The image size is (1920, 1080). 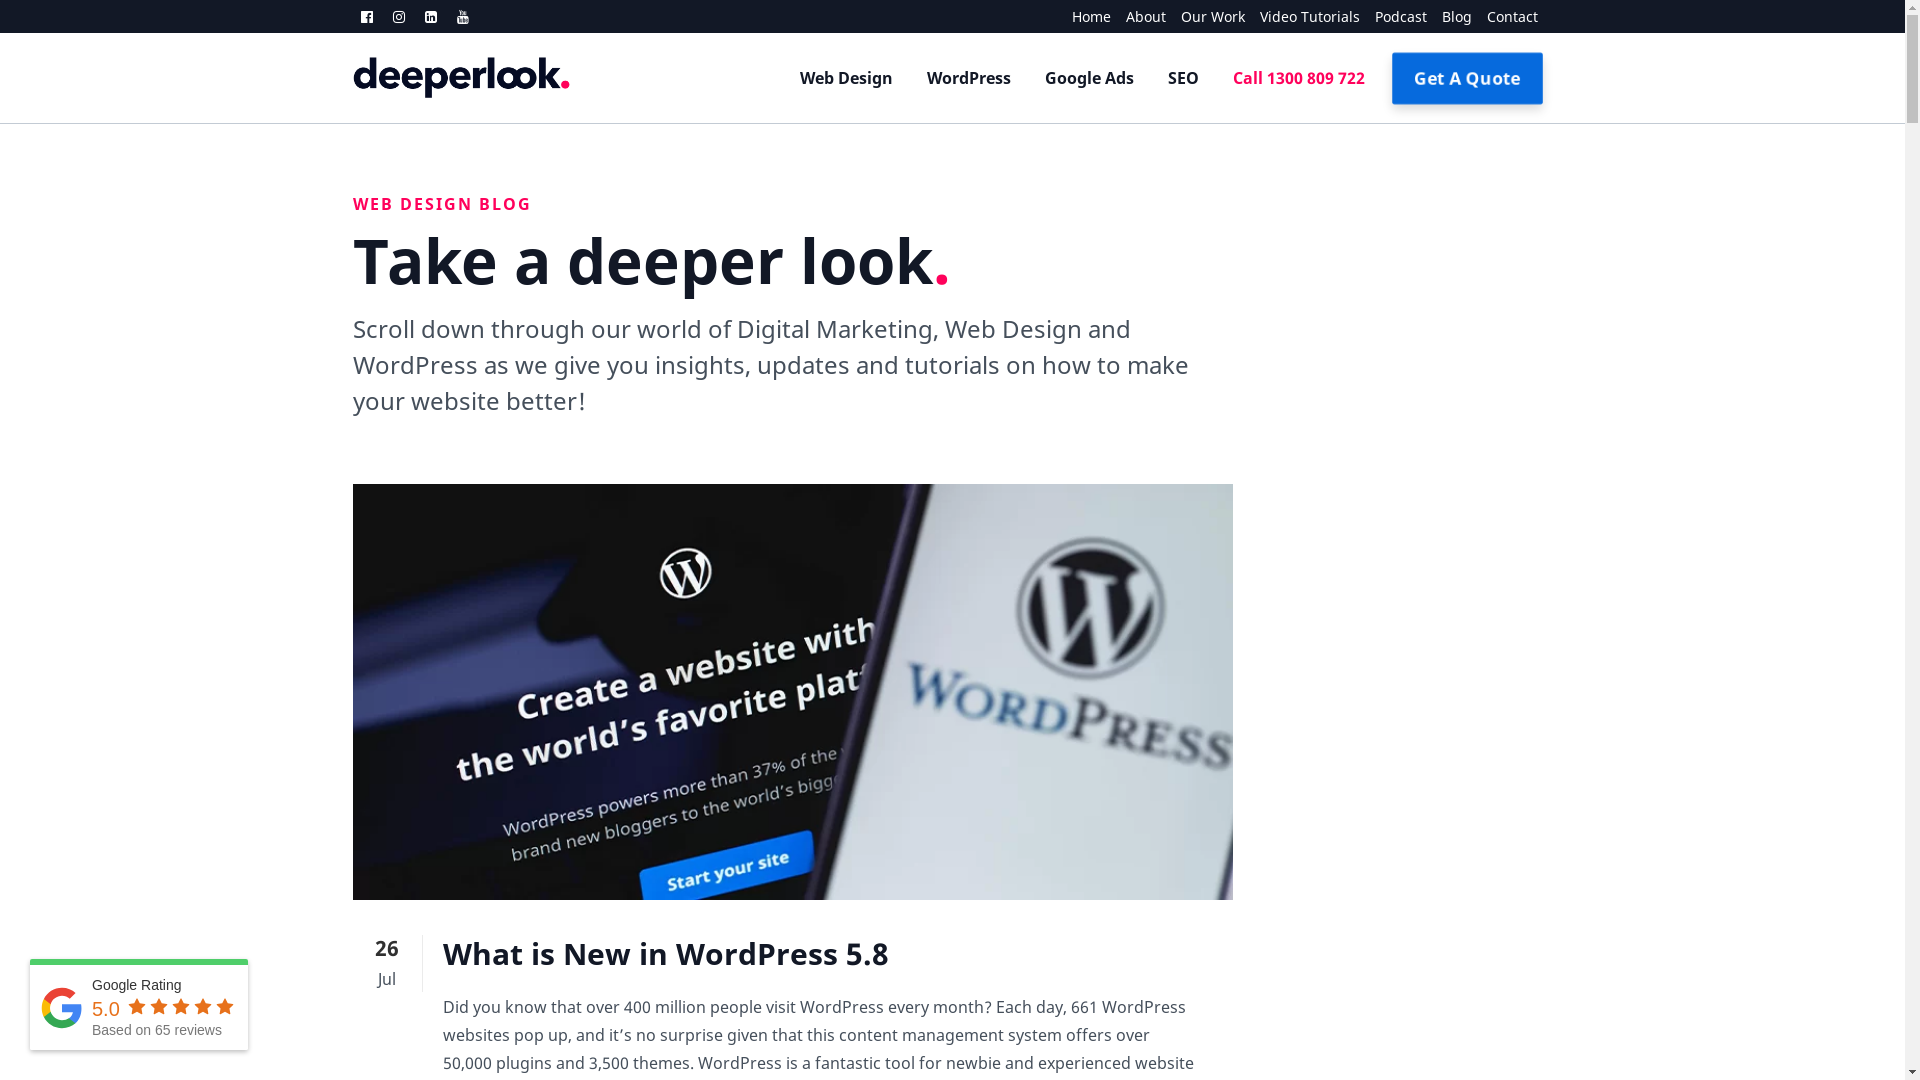 I want to click on 'Get A Quote', so click(x=1396, y=76).